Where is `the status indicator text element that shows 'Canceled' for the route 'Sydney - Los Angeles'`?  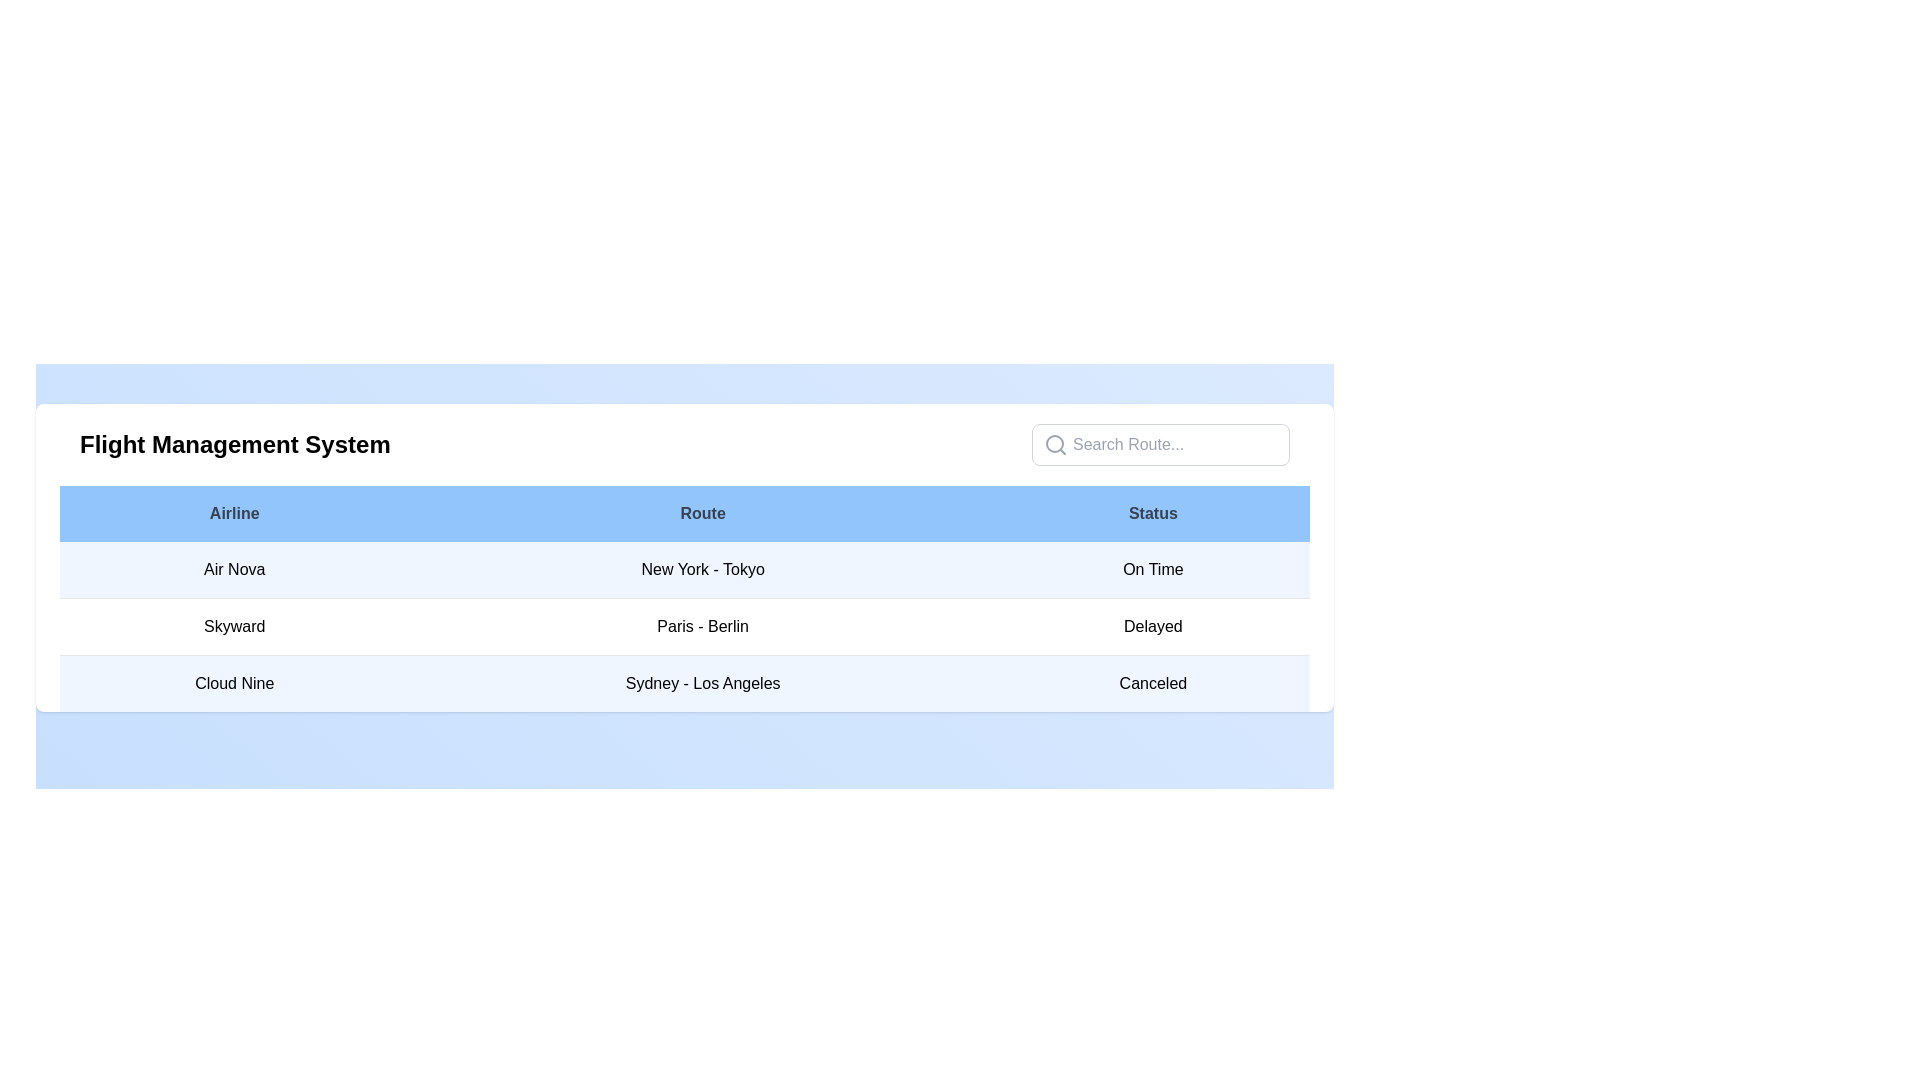 the status indicator text element that shows 'Canceled' for the route 'Sydney - Los Angeles' is located at coordinates (1153, 682).